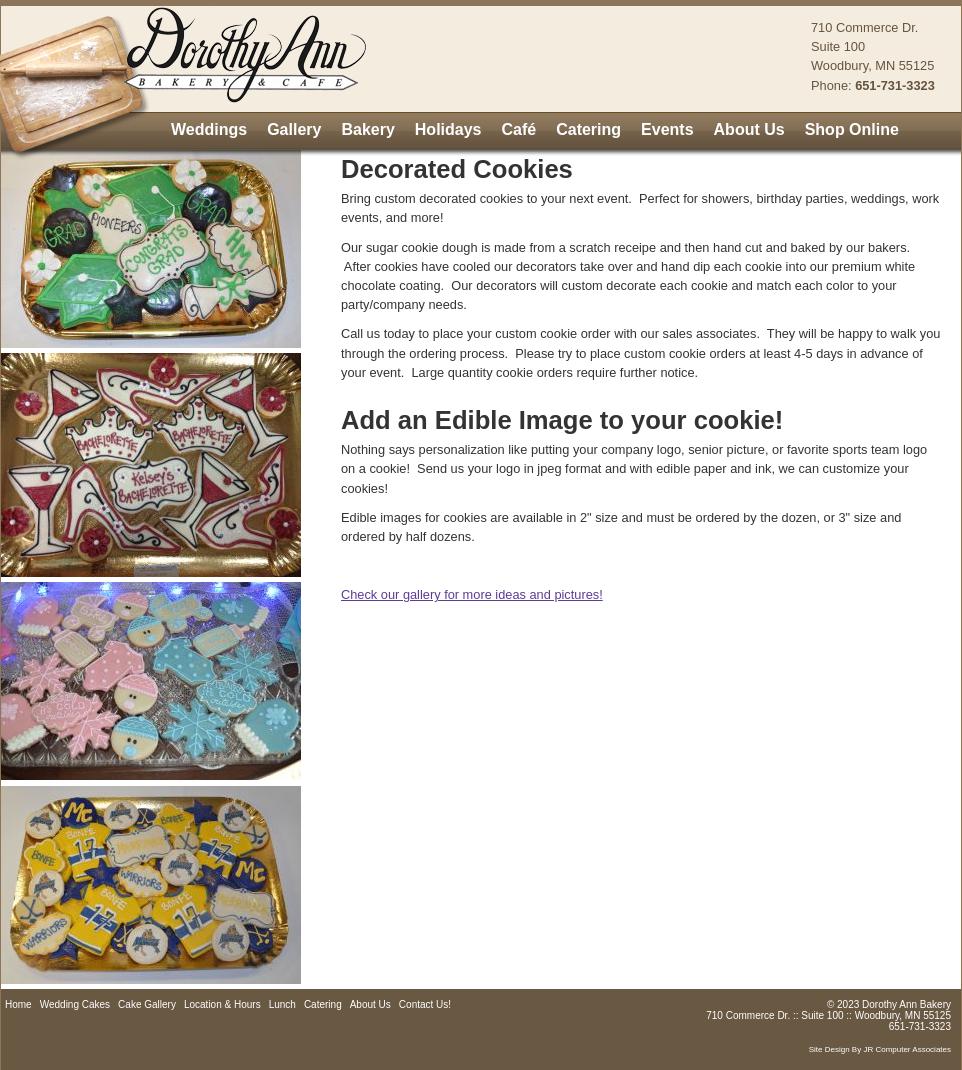 This screenshot has width=962, height=1070. I want to click on '710 Commerce Dr. ::	Suite 100 :: Woodbury, MN 55125', so click(828, 1014).